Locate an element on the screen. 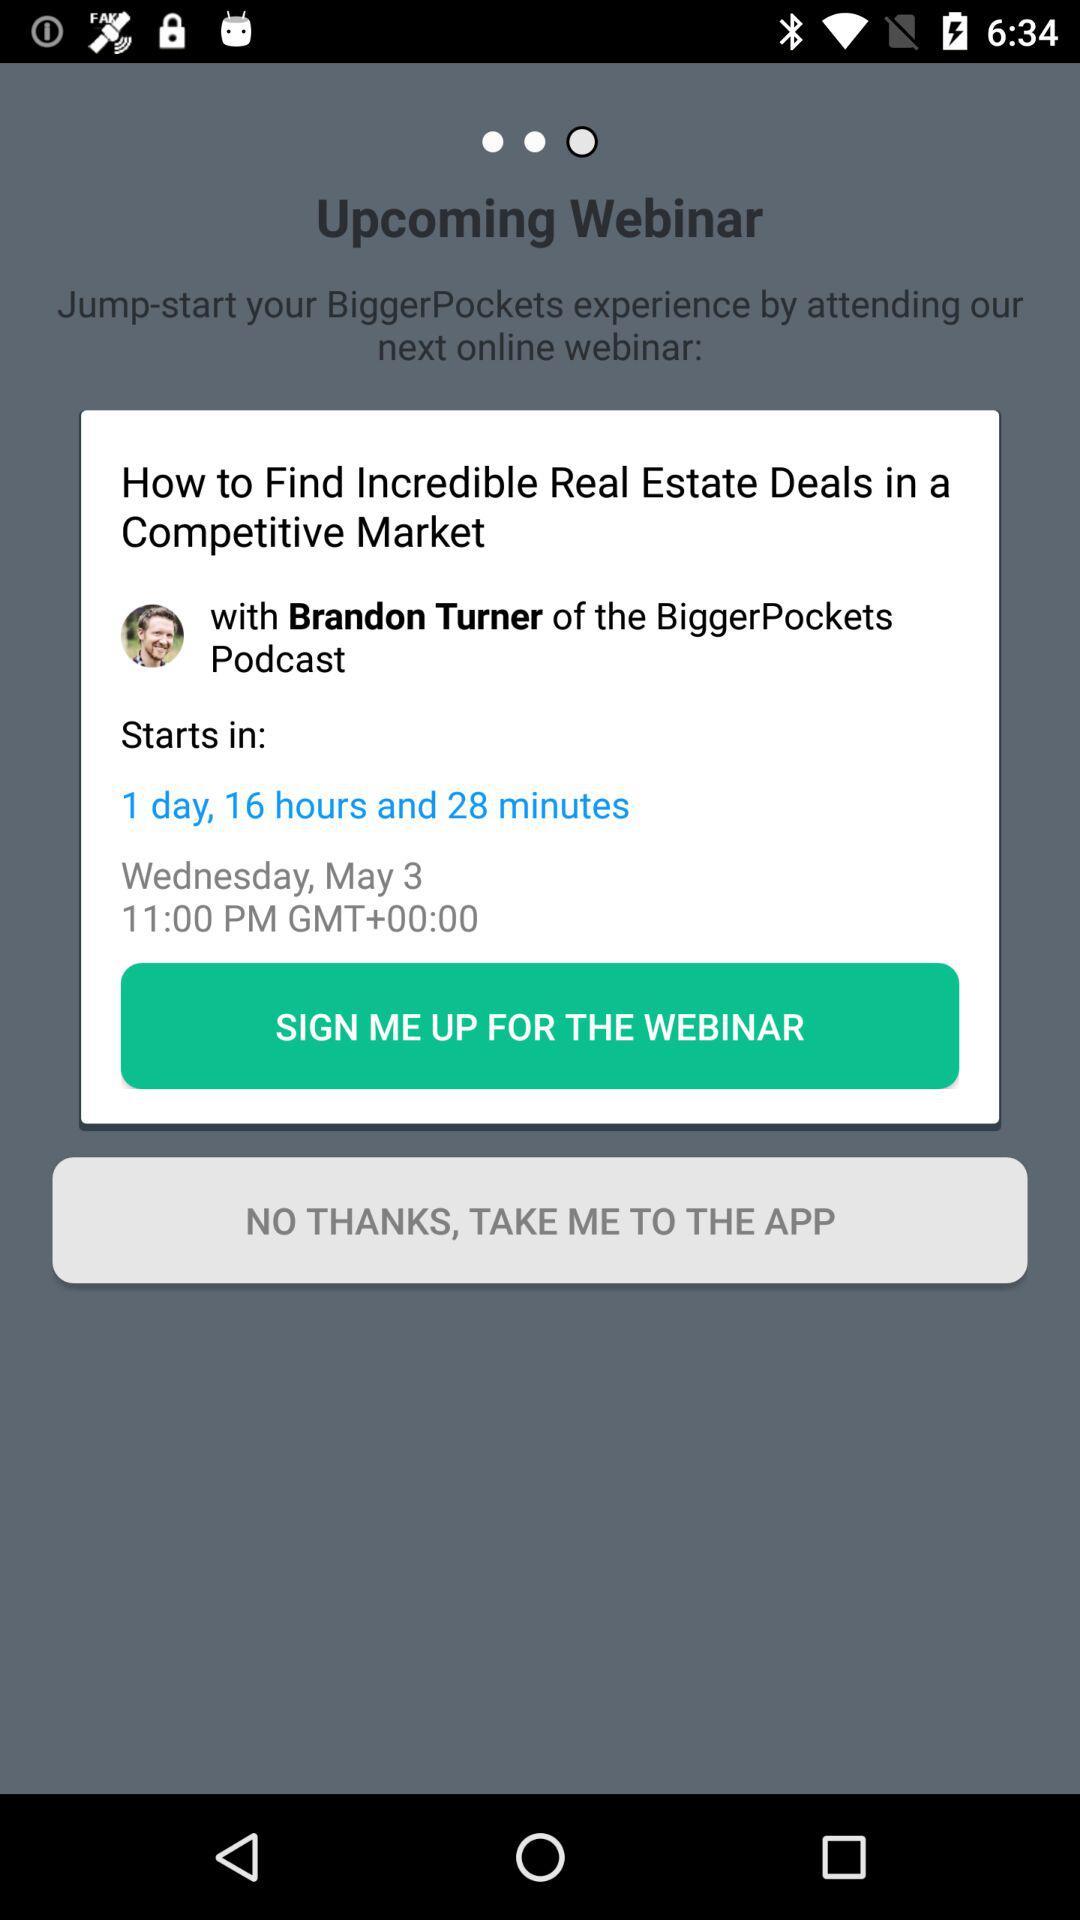 The image size is (1080, 1920). button below sign me up button is located at coordinates (540, 1219).